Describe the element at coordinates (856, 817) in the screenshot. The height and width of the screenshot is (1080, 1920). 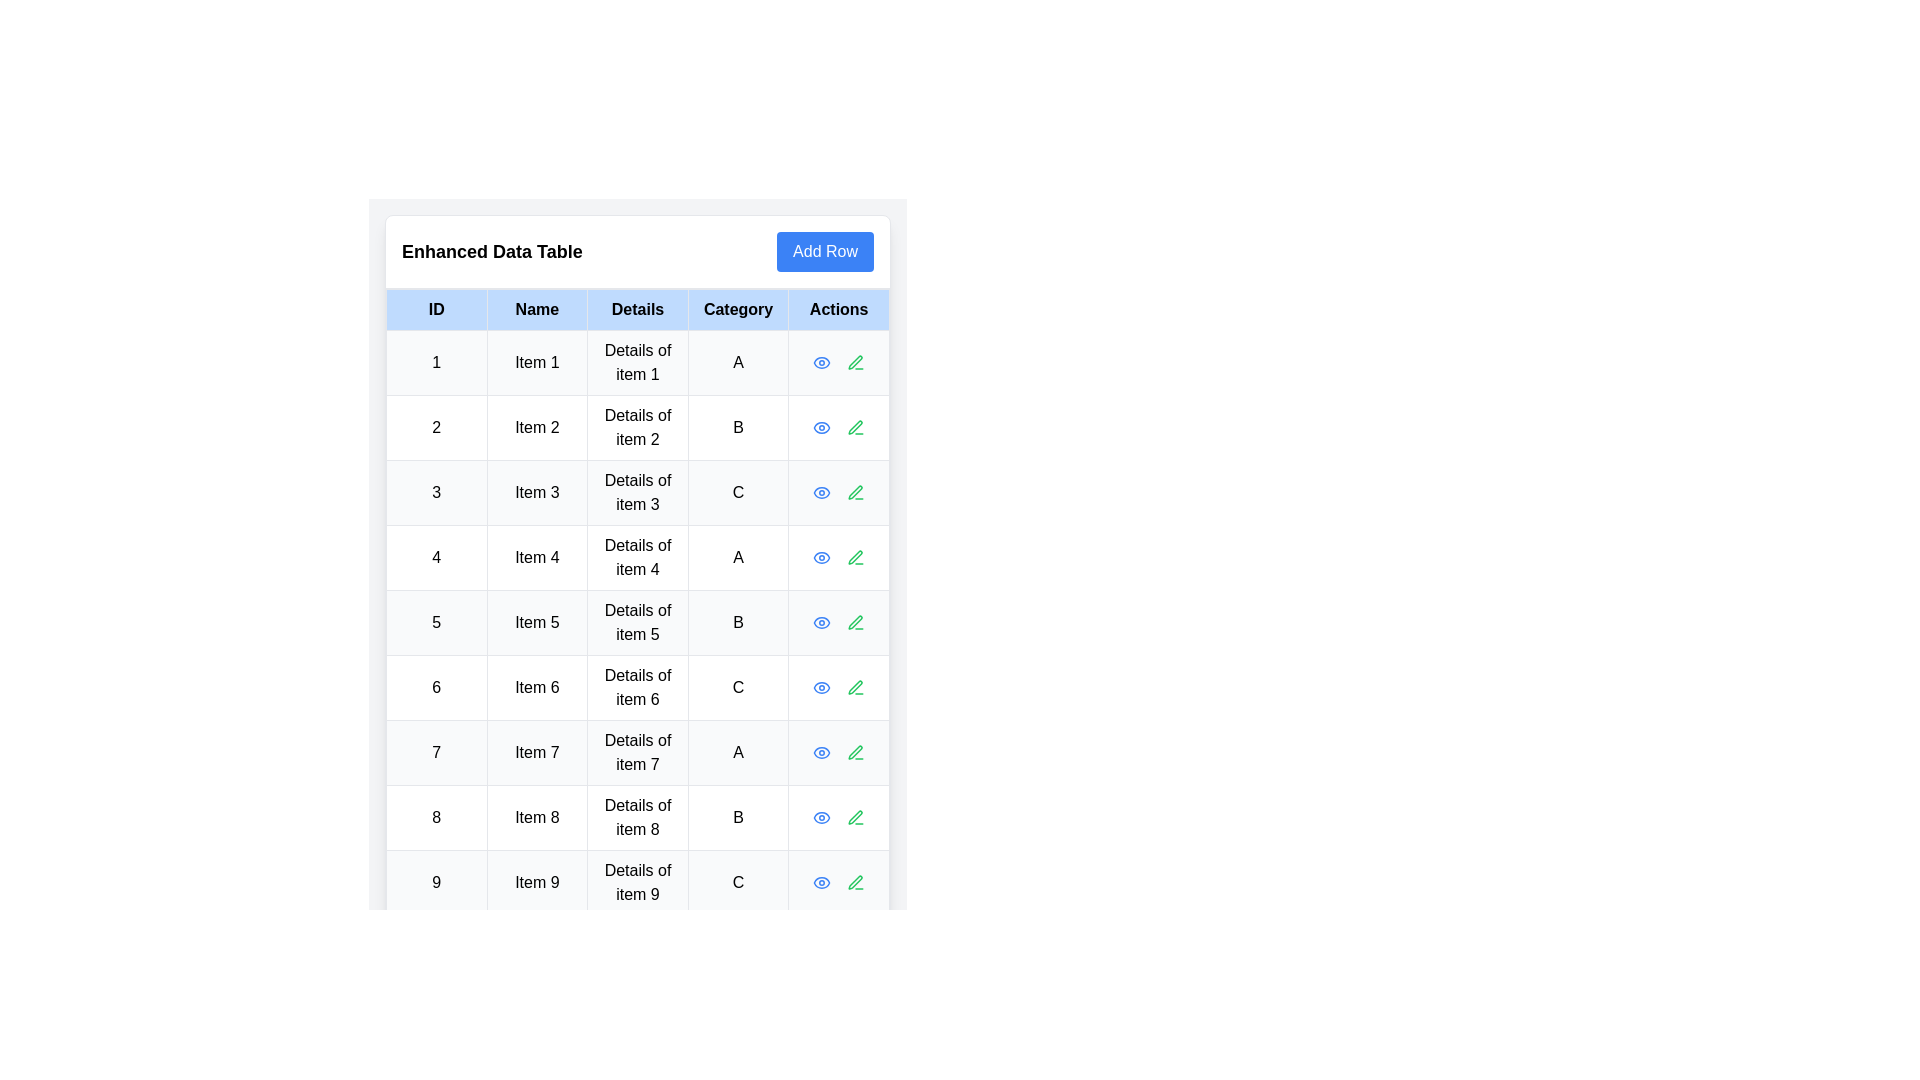
I see `the green outline pen icon button in the 'Actions' column of the eighth row to initiate edit` at that location.